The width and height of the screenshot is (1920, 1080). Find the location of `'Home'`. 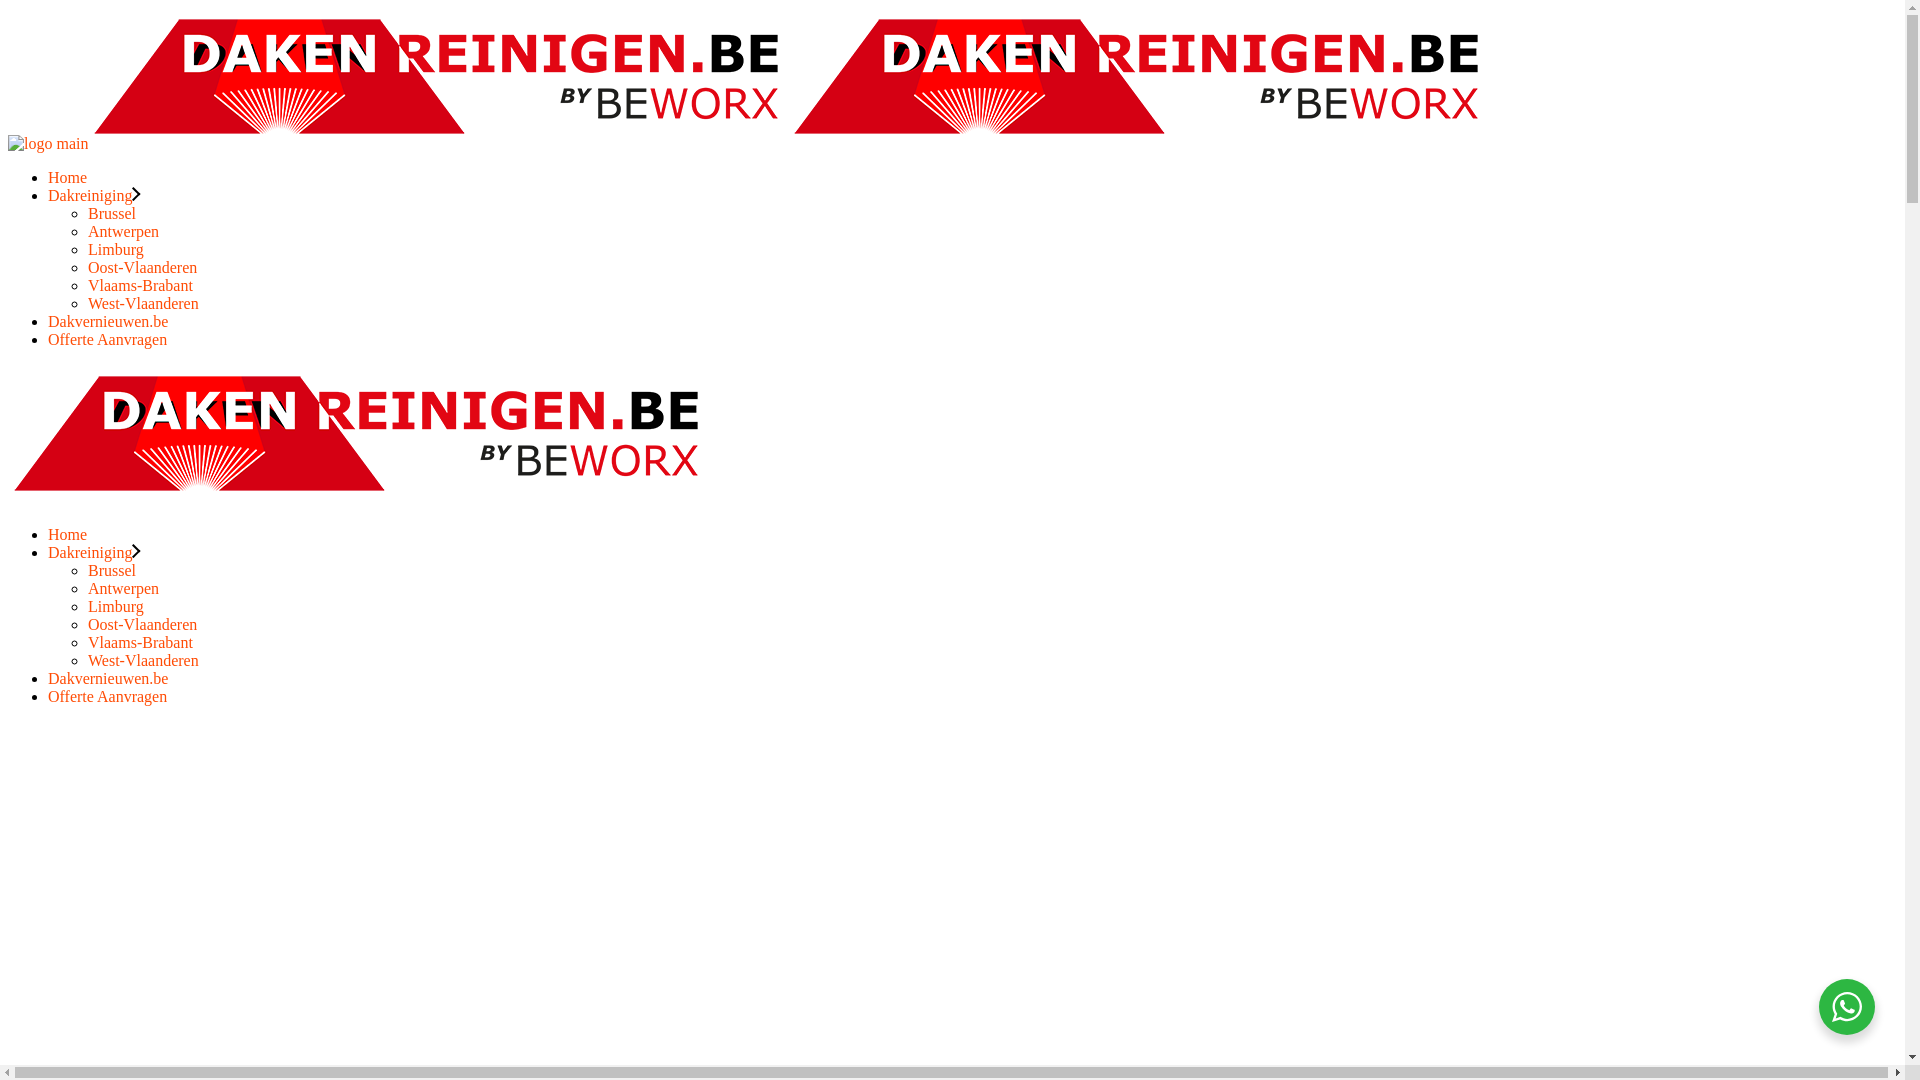

'Home' is located at coordinates (48, 533).